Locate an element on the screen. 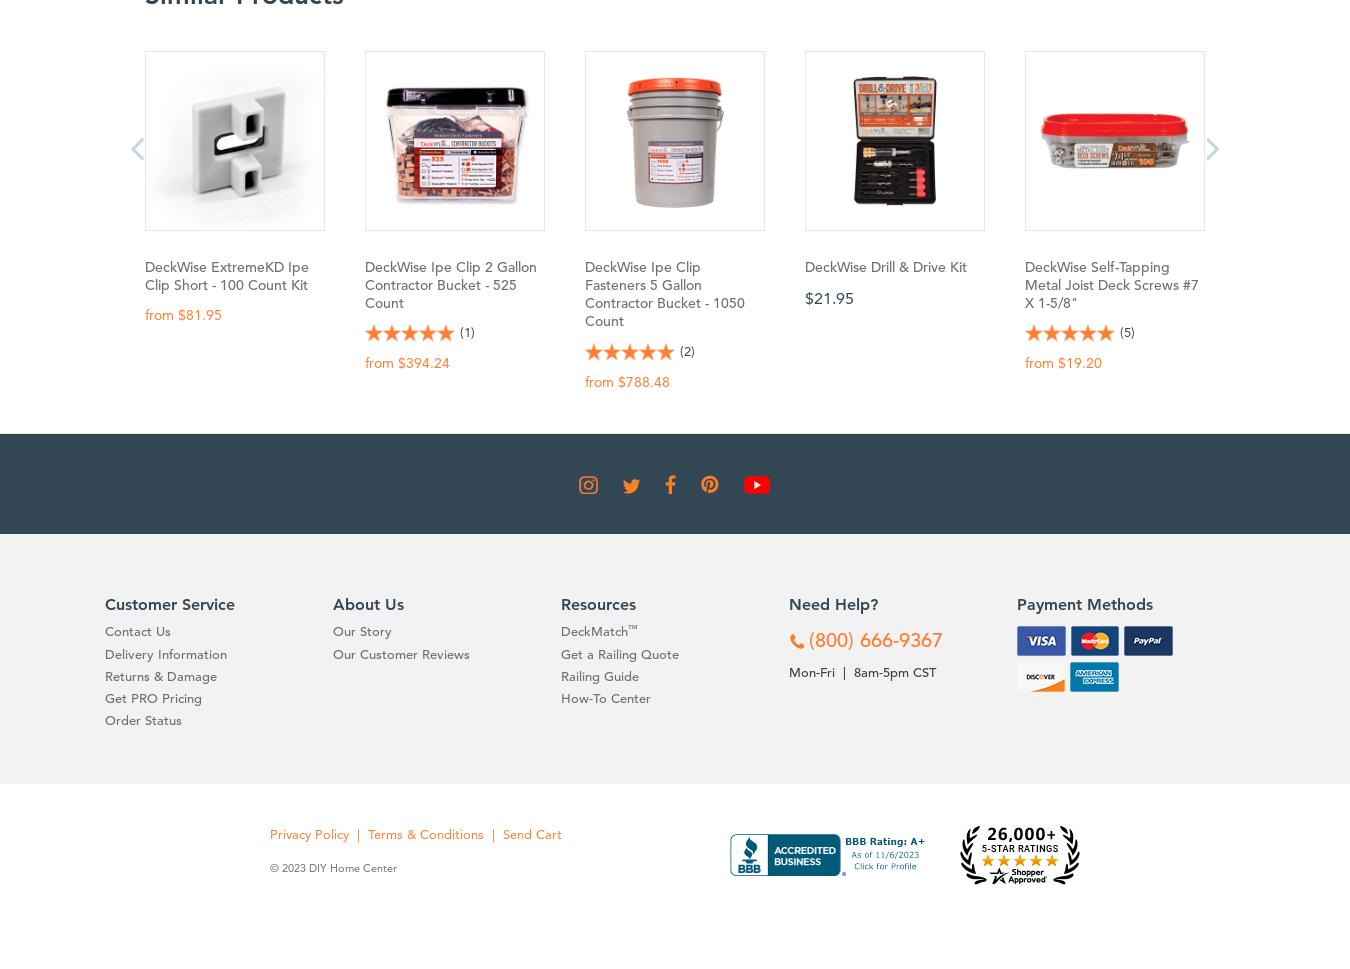 This screenshot has width=1350, height=969. 'Get a Railing Quote' is located at coordinates (620, 653).